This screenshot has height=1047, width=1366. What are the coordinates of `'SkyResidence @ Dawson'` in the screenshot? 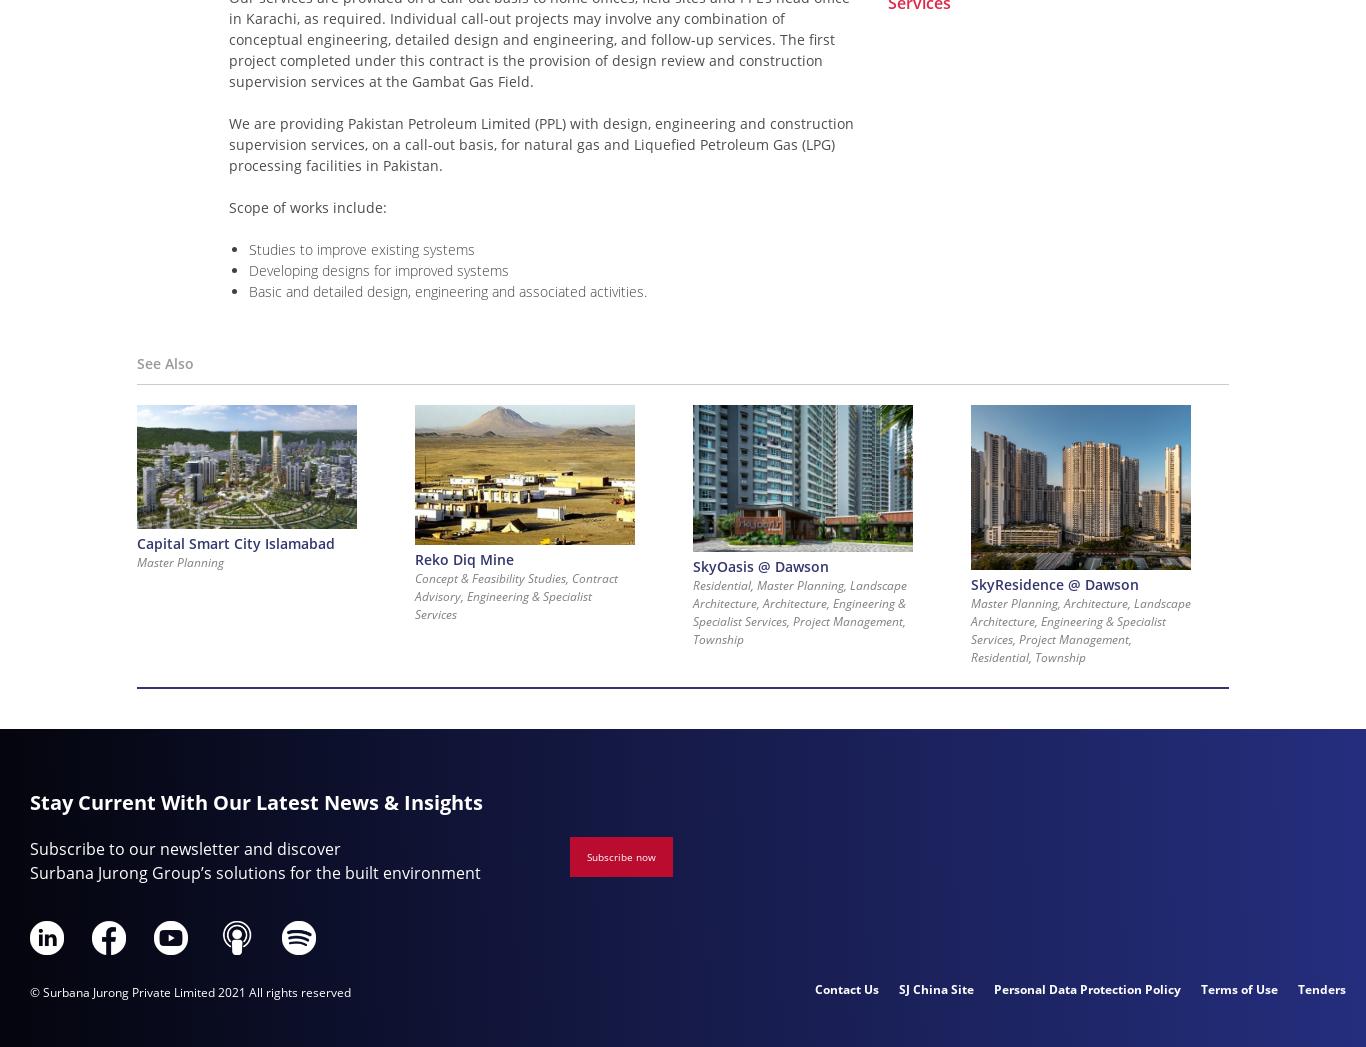 It's located at (1053, 583).